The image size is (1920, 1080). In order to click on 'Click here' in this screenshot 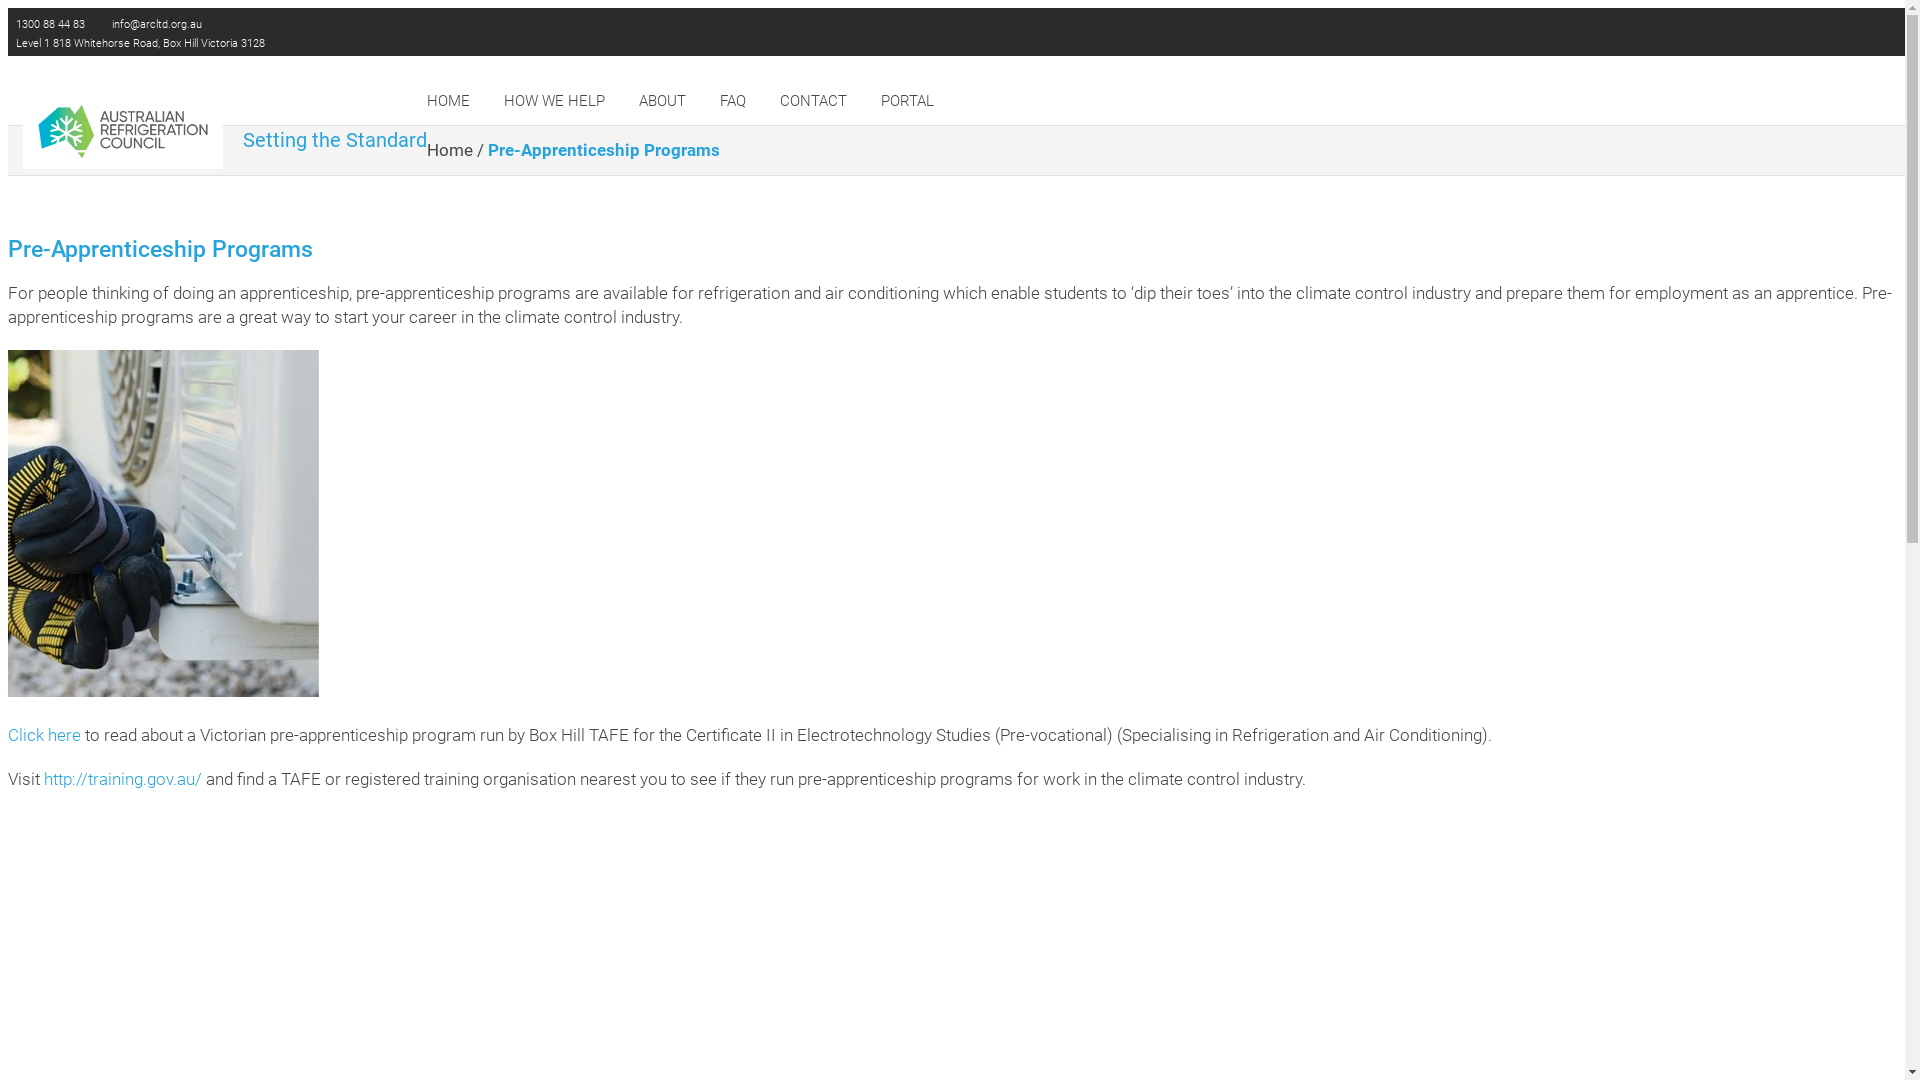, I will do `click(44, 735)`.